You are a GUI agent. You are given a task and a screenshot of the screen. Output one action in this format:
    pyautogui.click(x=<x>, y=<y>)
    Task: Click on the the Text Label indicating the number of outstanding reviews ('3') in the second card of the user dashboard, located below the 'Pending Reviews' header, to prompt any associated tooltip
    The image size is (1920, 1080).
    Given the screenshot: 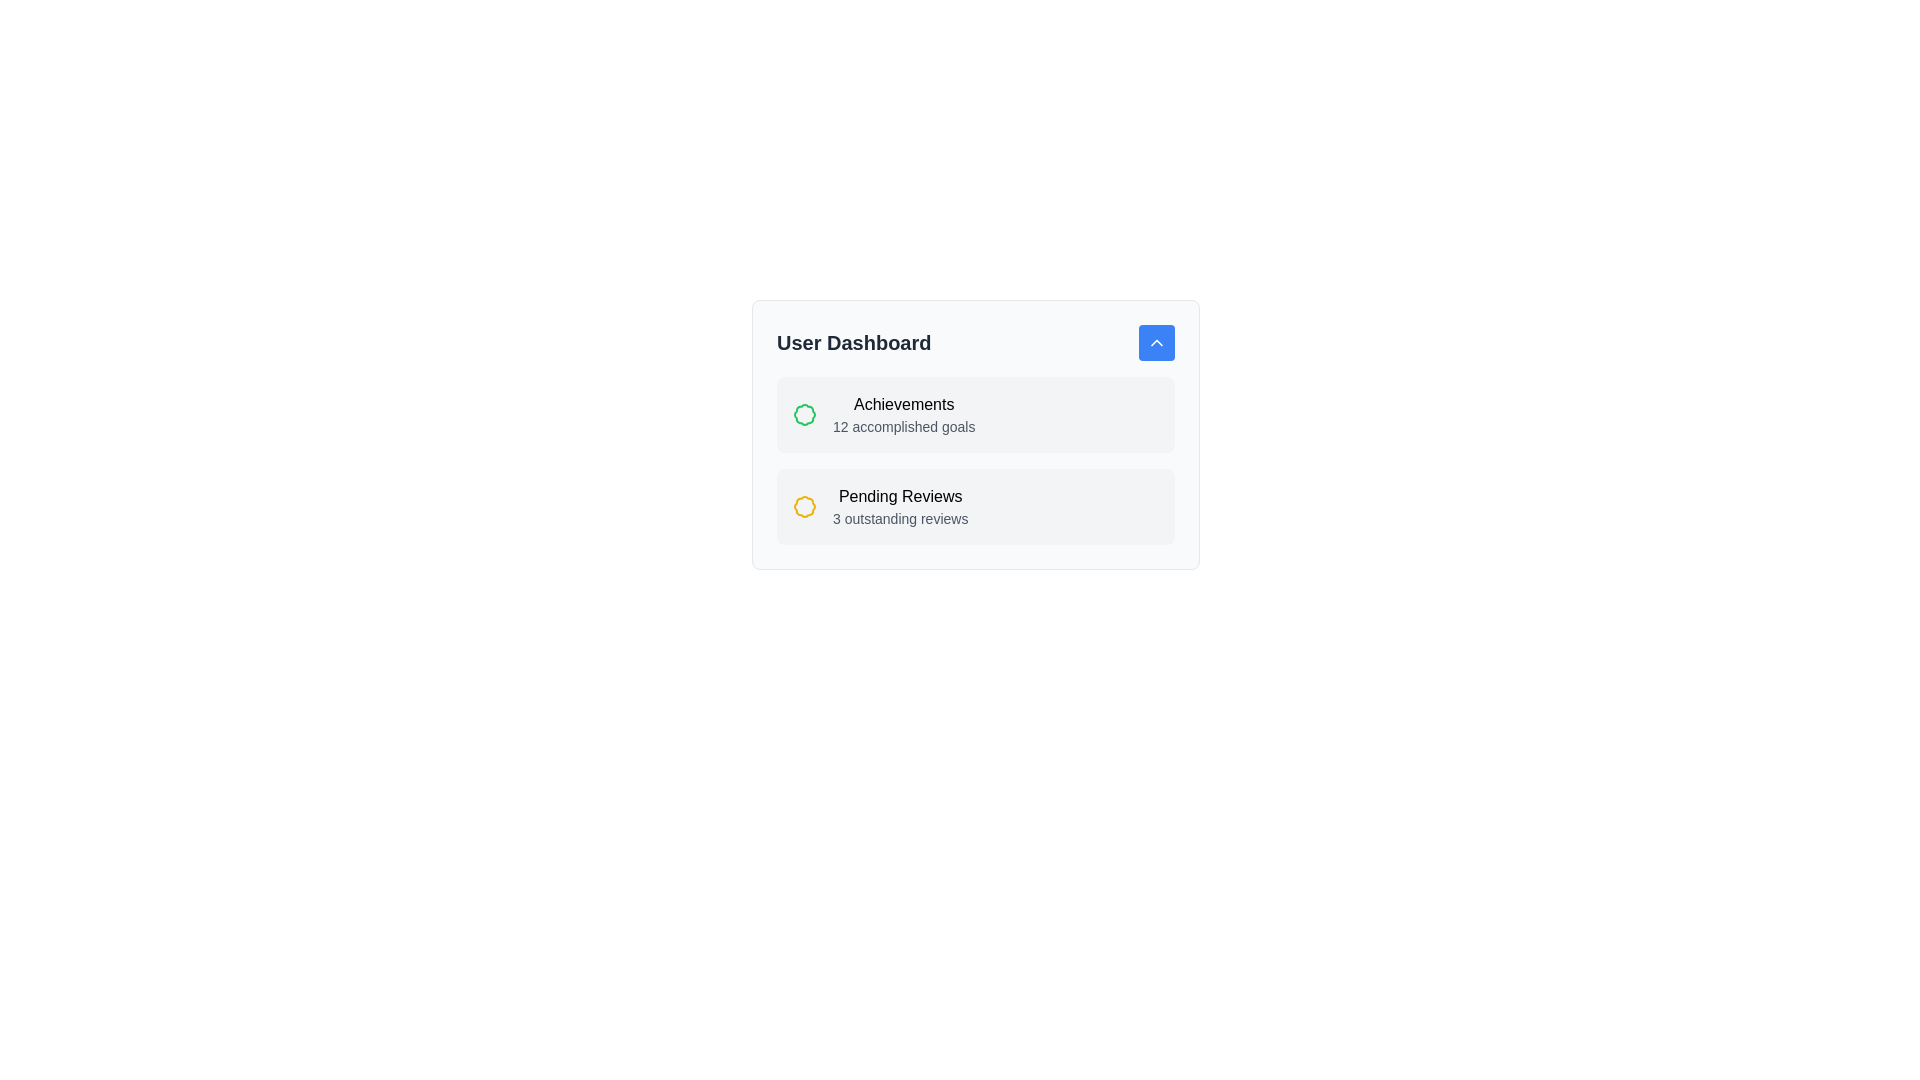 What is the action you would take?
    pyautogui.click(x=899, y=518)
    